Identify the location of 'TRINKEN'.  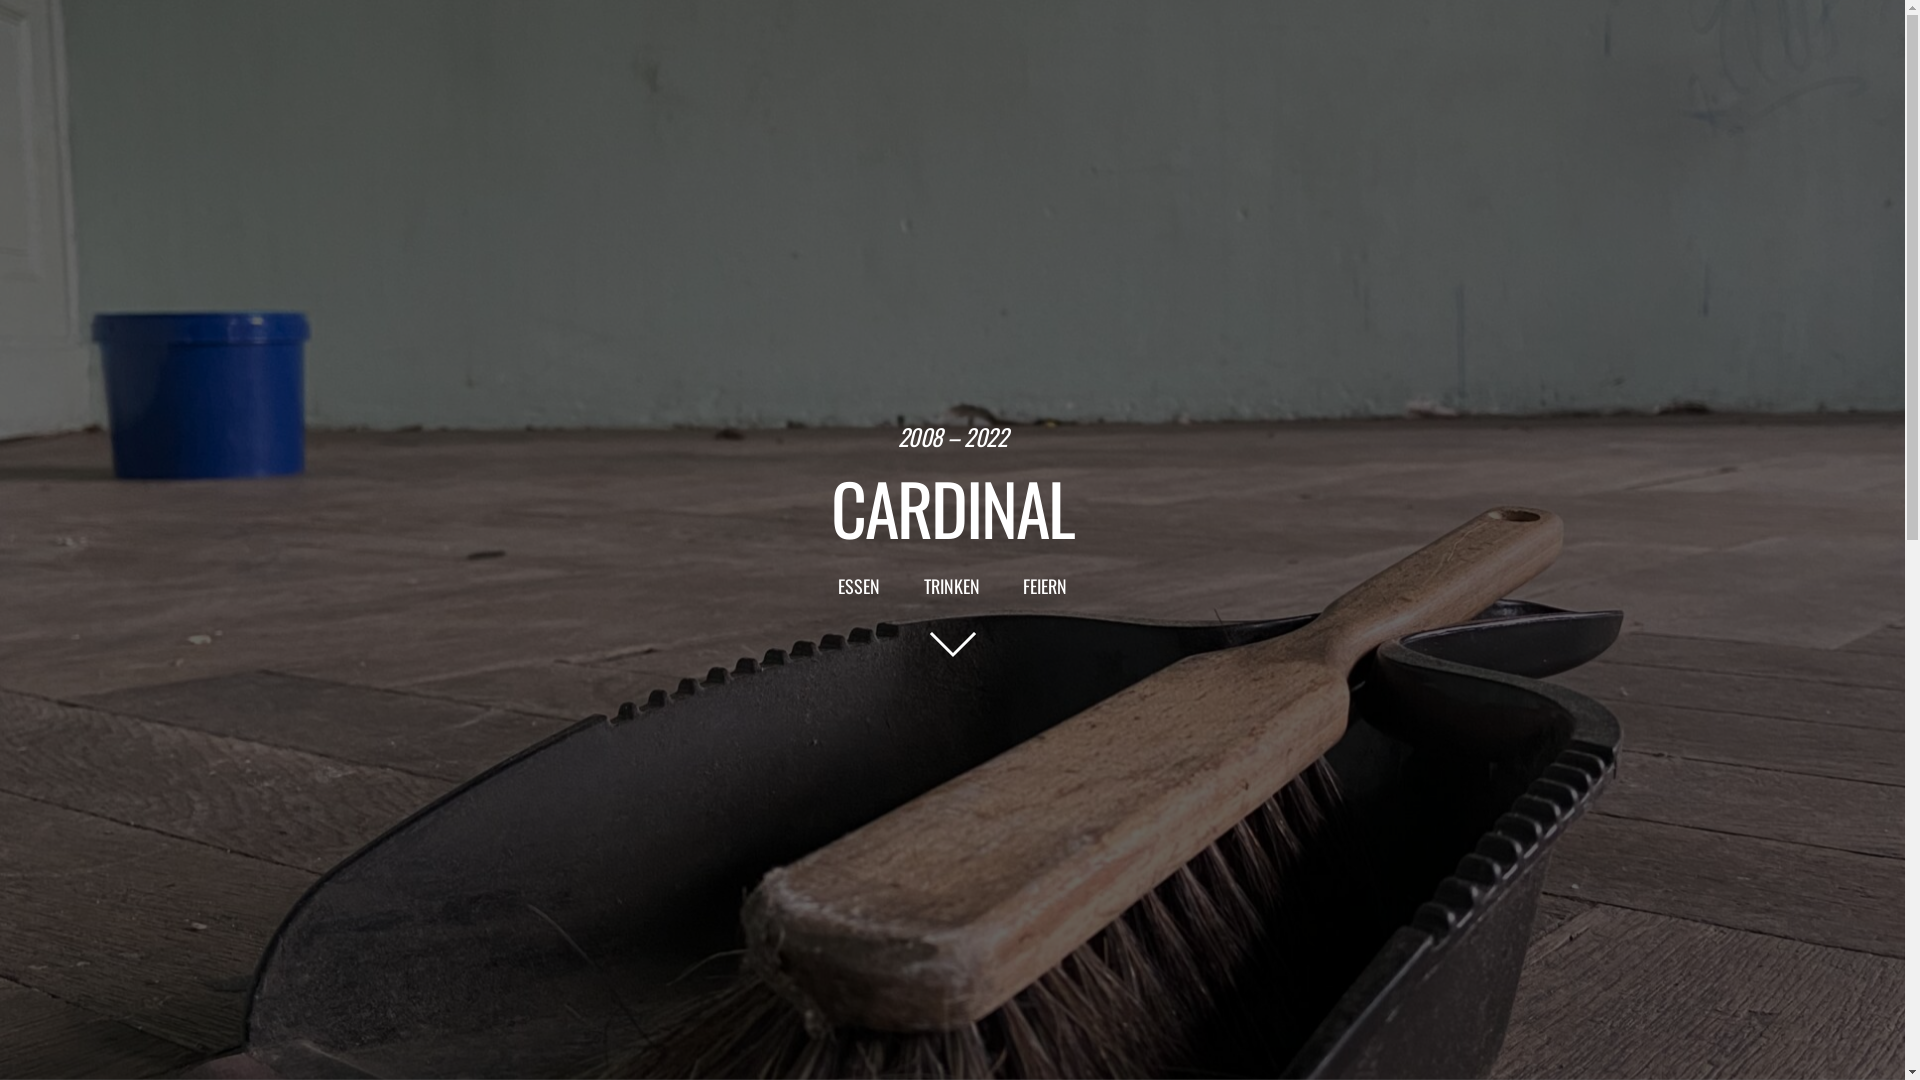
(950, 585).